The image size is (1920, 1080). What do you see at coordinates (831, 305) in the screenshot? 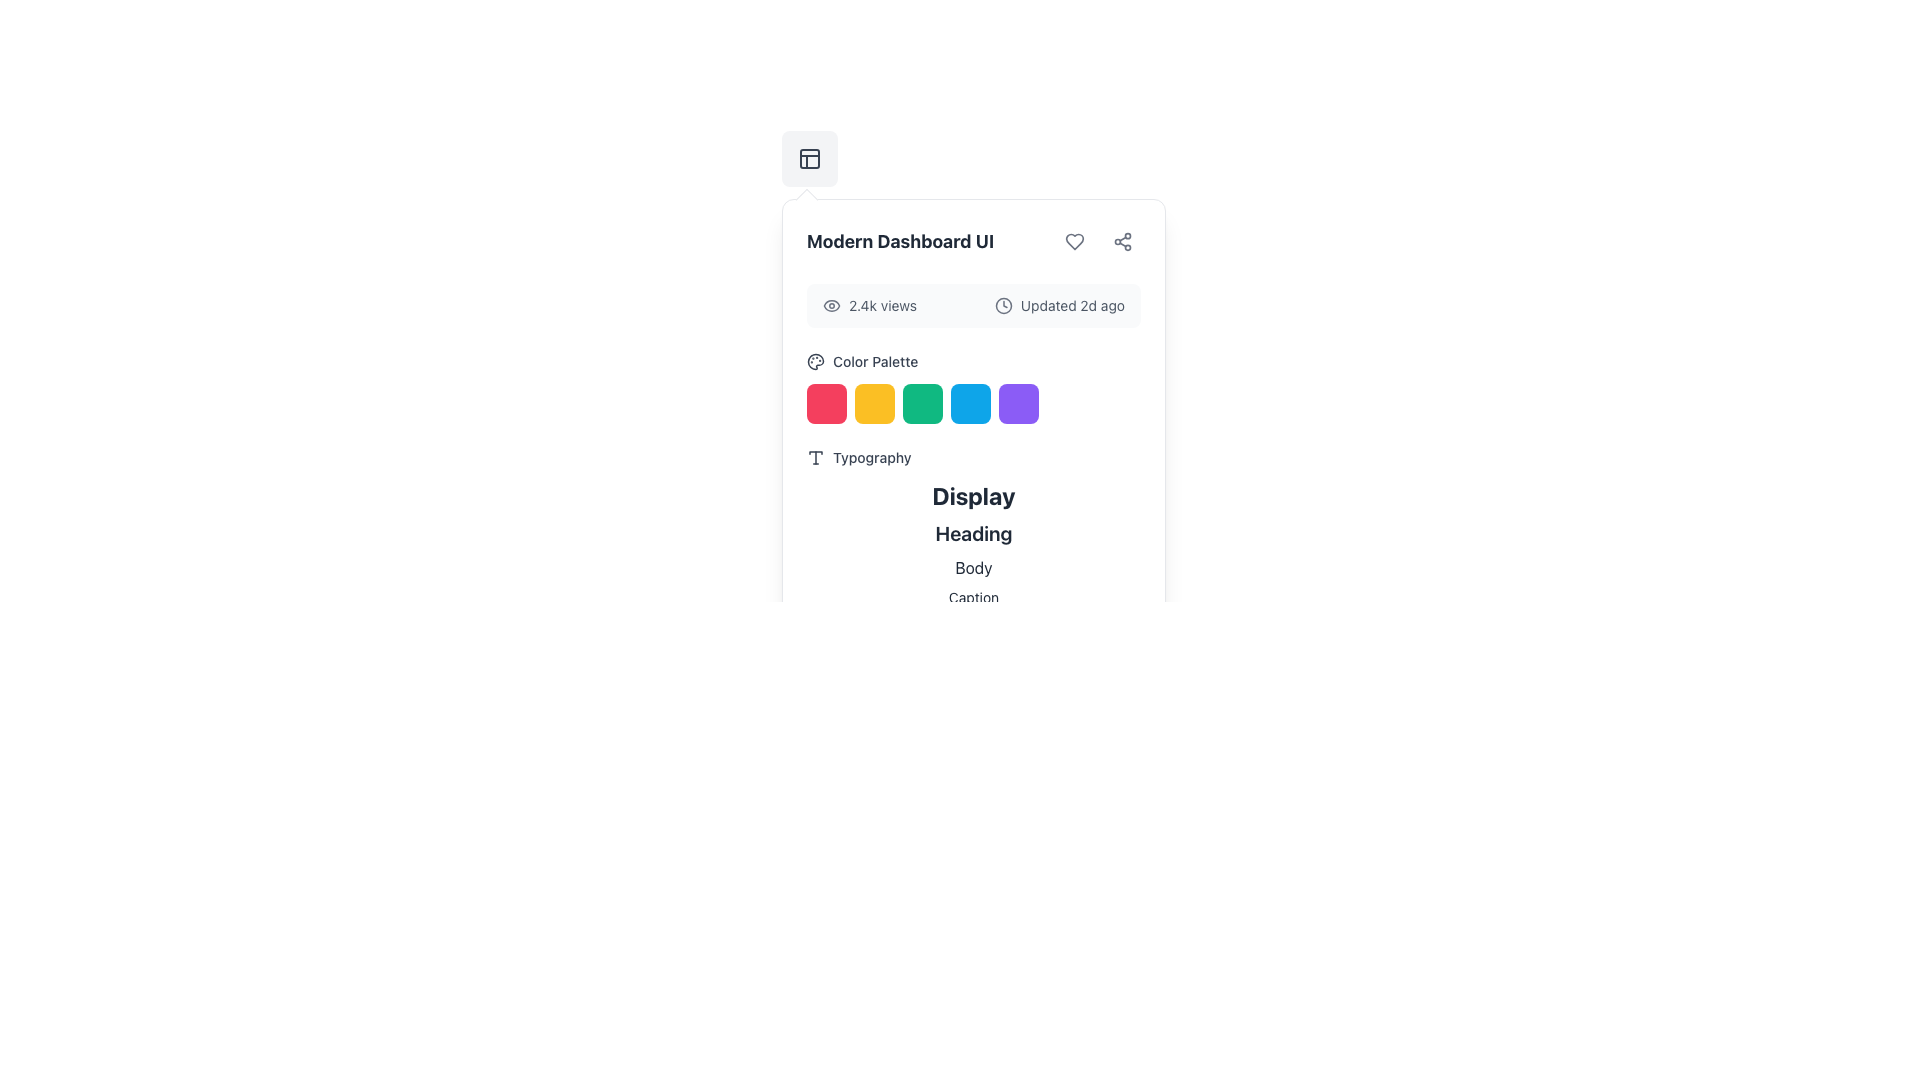
I see `the eye-shaped icon, which is gray and positioned to the left of the text '2.4k views'` at bounding box center [831, 305].